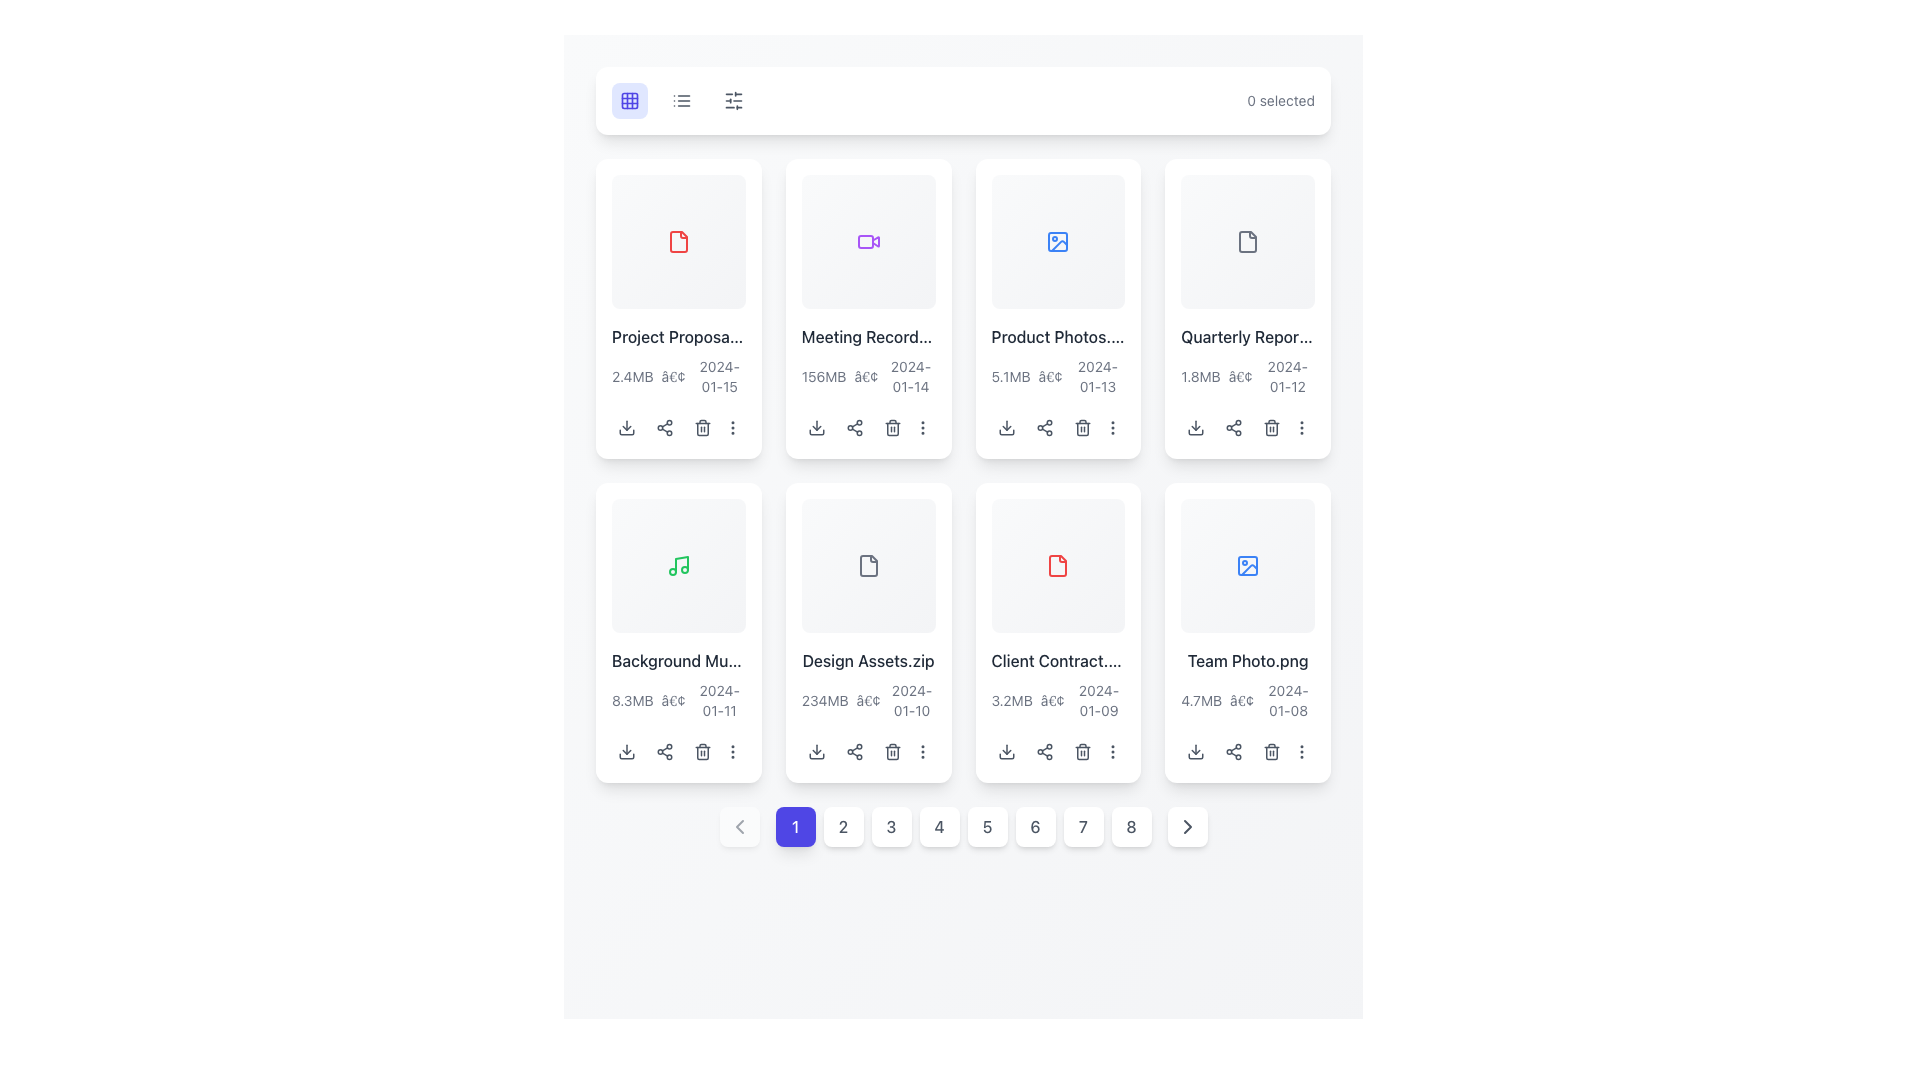 Image resolution: width=1920 pixels, height=1080 pixels. I want to click on the circular 'share' icon, which consists of three interconnected circles in a triangular pattern, located below the 'Design Assets.zip' file card, so click(854, 751).